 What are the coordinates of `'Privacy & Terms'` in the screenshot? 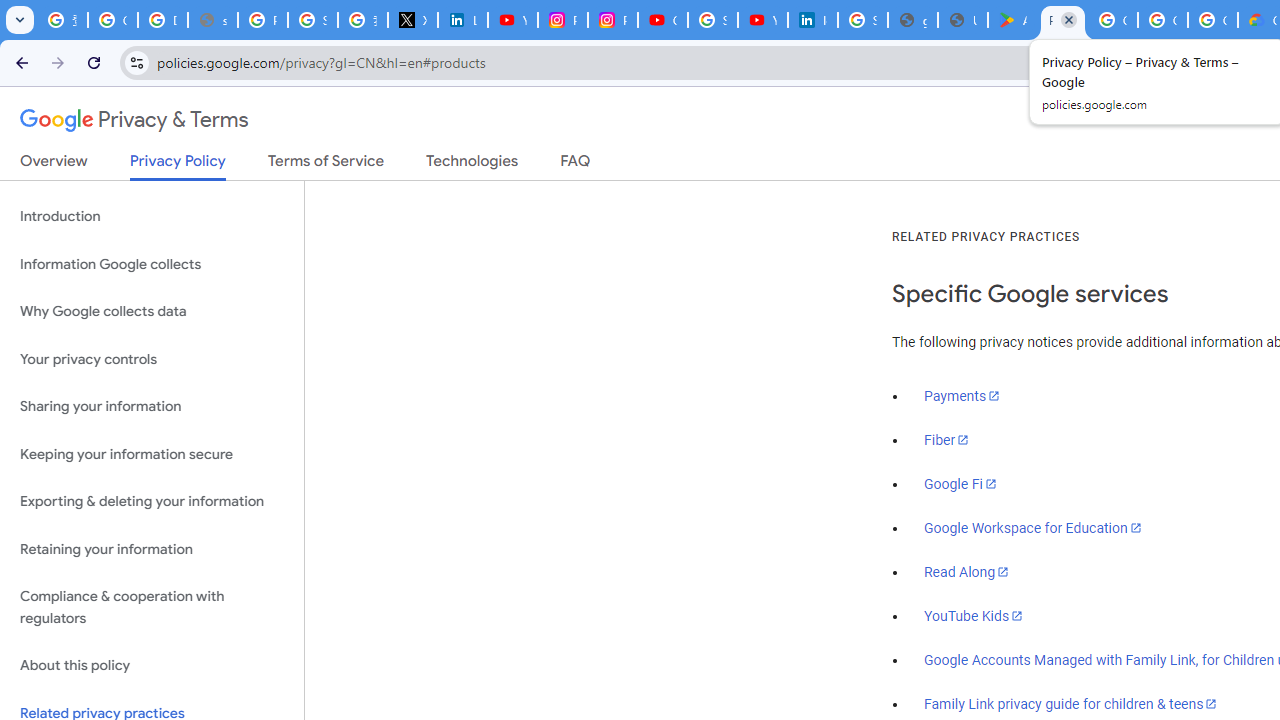 It's located at (134, 120).